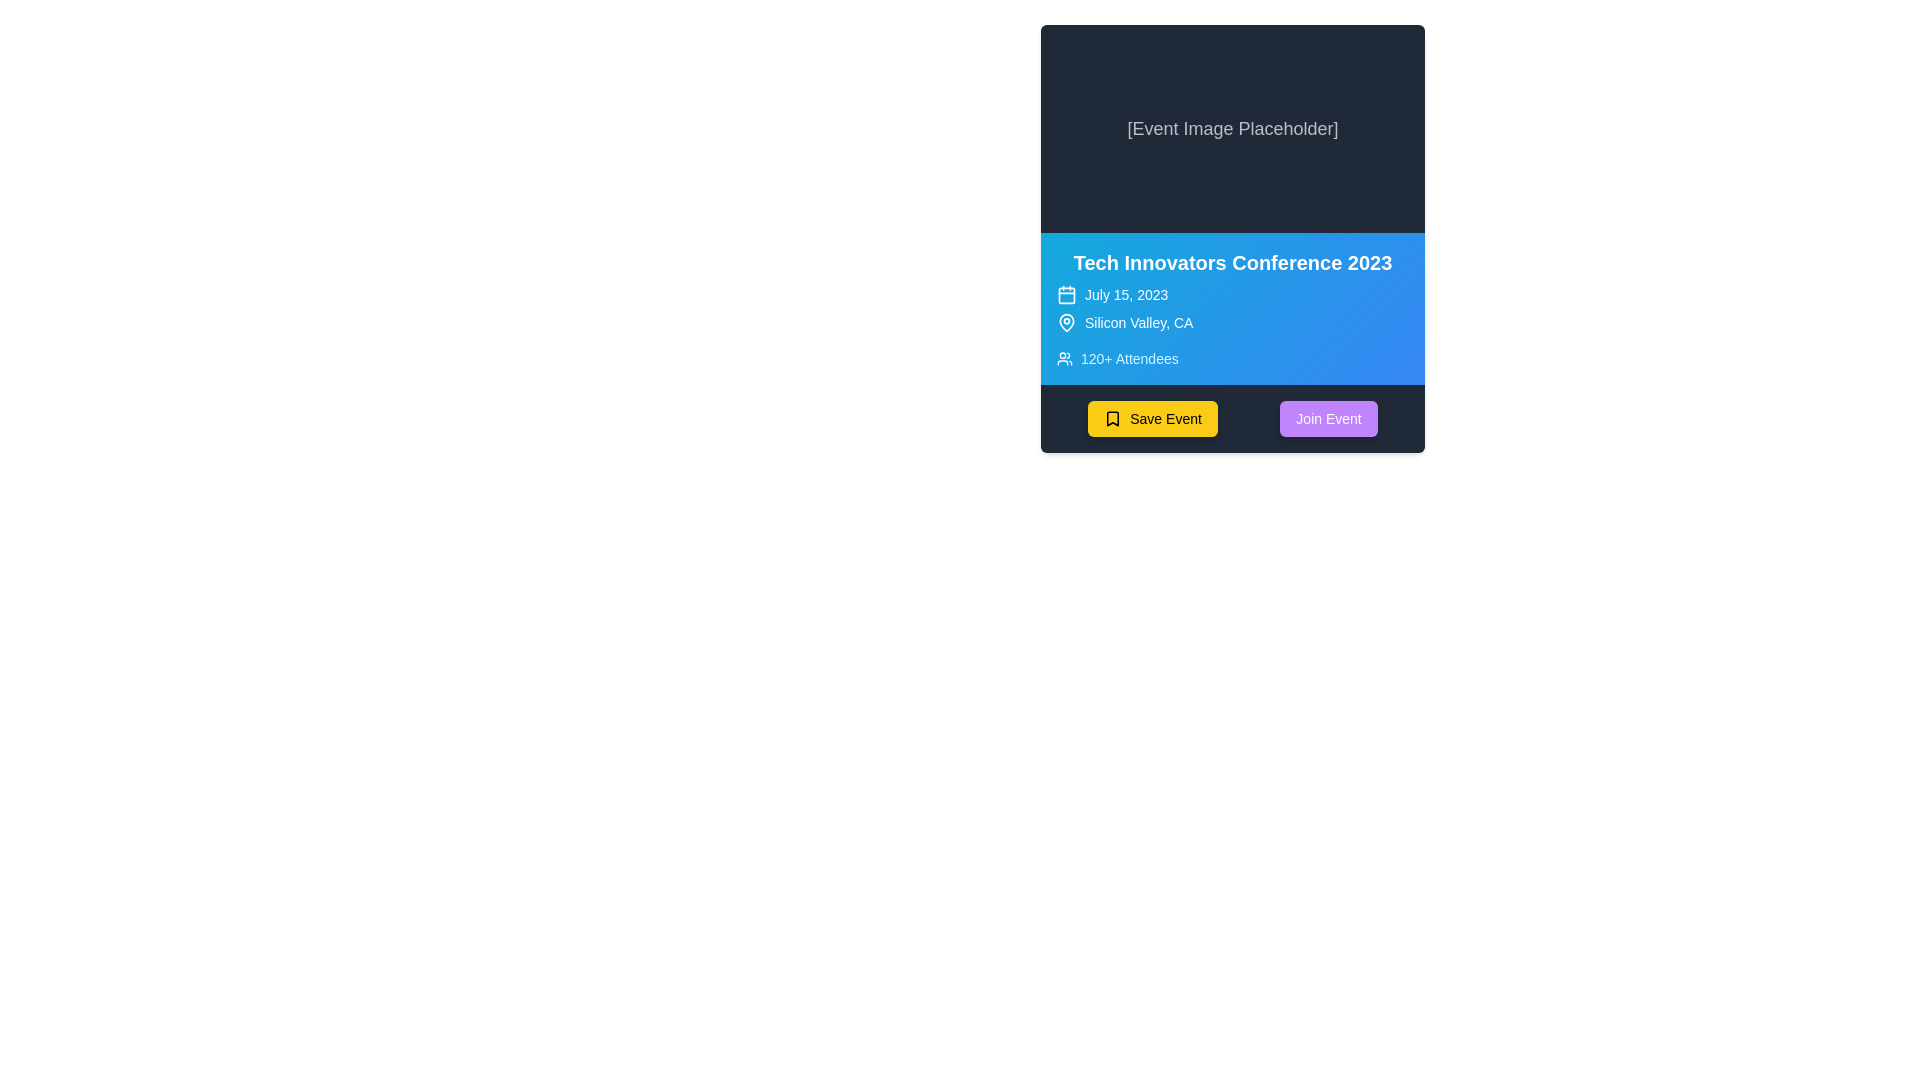 The image size is (1920, 1080). What do you see at coordinates (1129, 357) in the screenshot?
I see `the static text displaying the number of attendees expected at the event, positioned below the 'Silicon Valley, CA' address line and to the right of the user icon` at bounding box center [1129, 357].